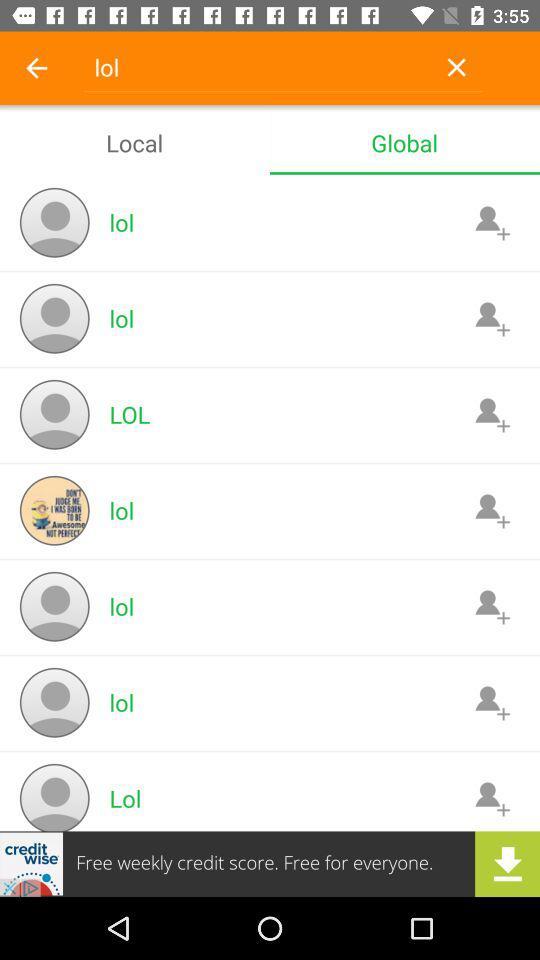 This screenshot has width=540, height=960. What do you see at coordinates (491, 702) in the screenshot?
I see `friend` at bounding box center [491, 702].